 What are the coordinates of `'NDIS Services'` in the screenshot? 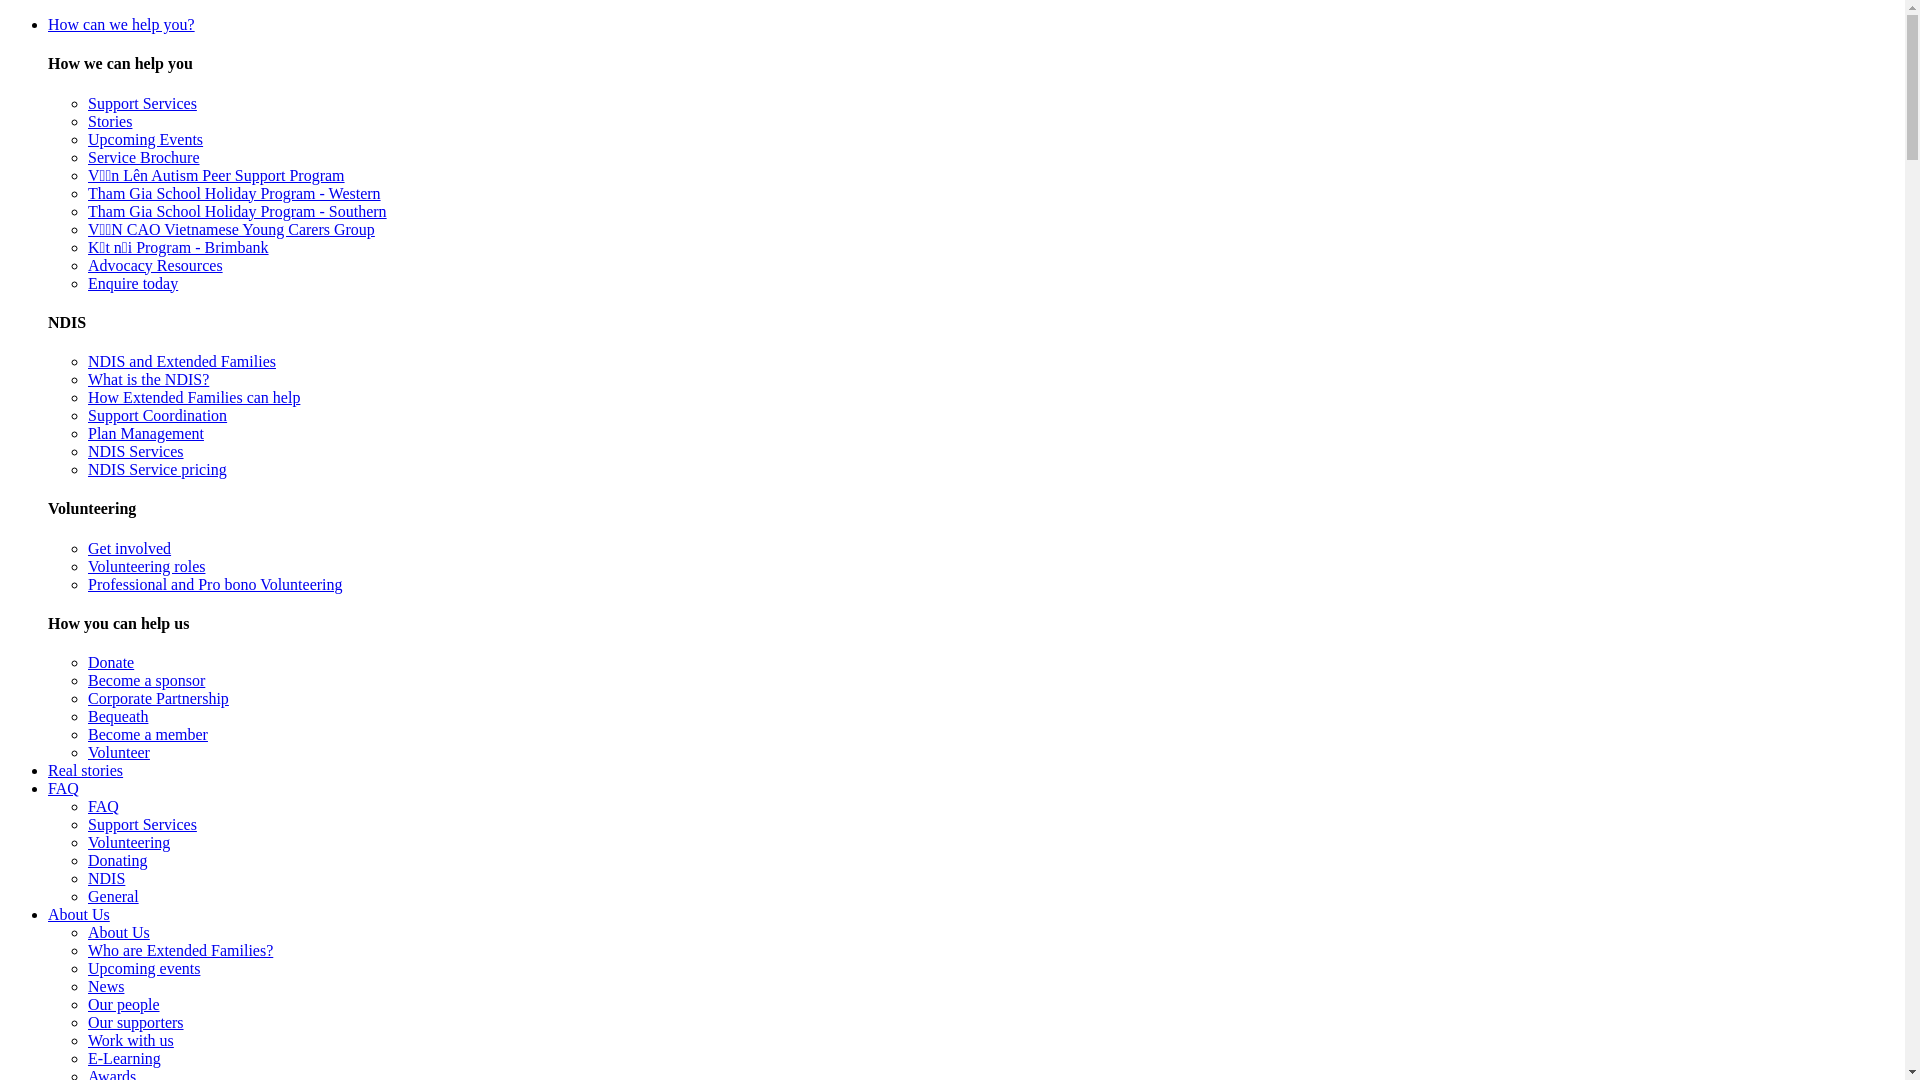 It's located at (134, 451).